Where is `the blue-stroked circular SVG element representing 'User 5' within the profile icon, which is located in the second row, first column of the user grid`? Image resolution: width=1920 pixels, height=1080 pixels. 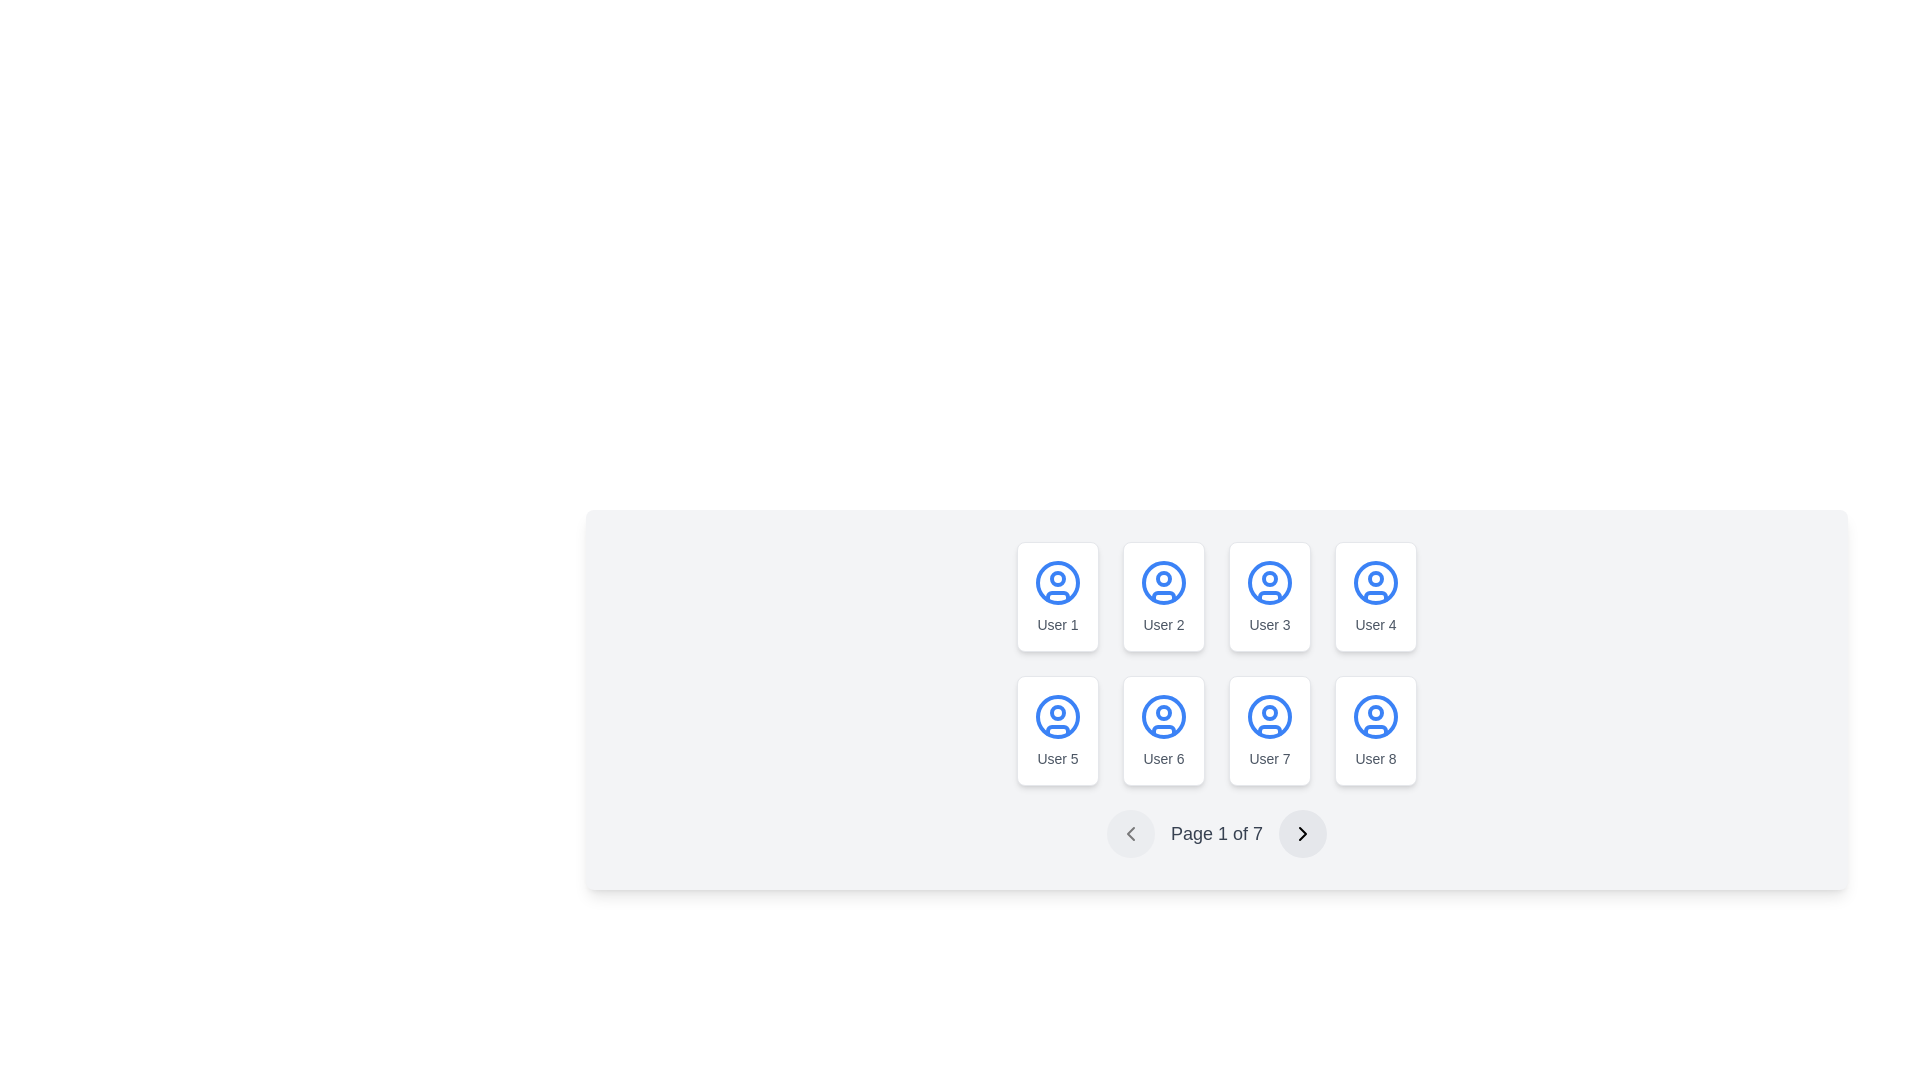
the blue-stroked circular SVG element representing 'User 5' within the profile icon, which is located in the second row, first column of the user grid is located at coordinates (1056, 716).